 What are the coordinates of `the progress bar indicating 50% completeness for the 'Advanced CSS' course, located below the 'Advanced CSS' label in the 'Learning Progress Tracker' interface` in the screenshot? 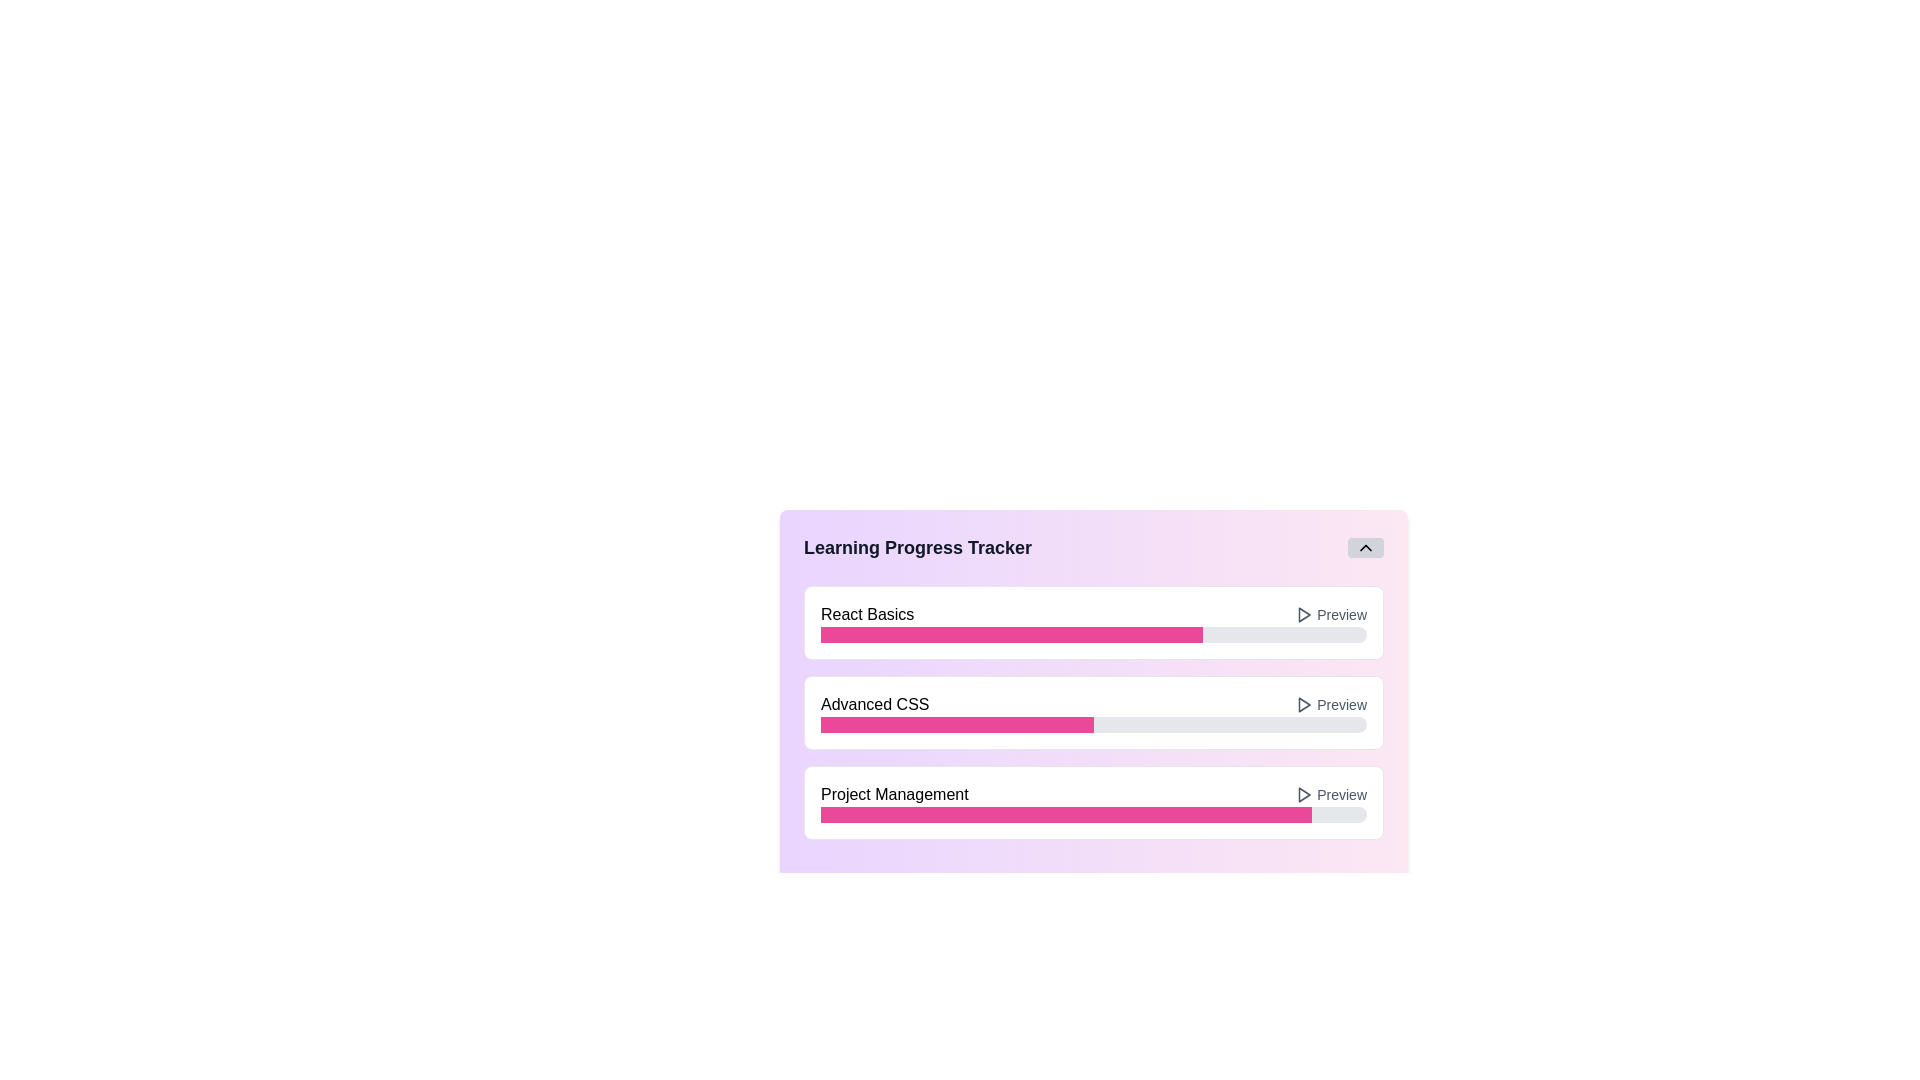 It's located at (1093, 725).